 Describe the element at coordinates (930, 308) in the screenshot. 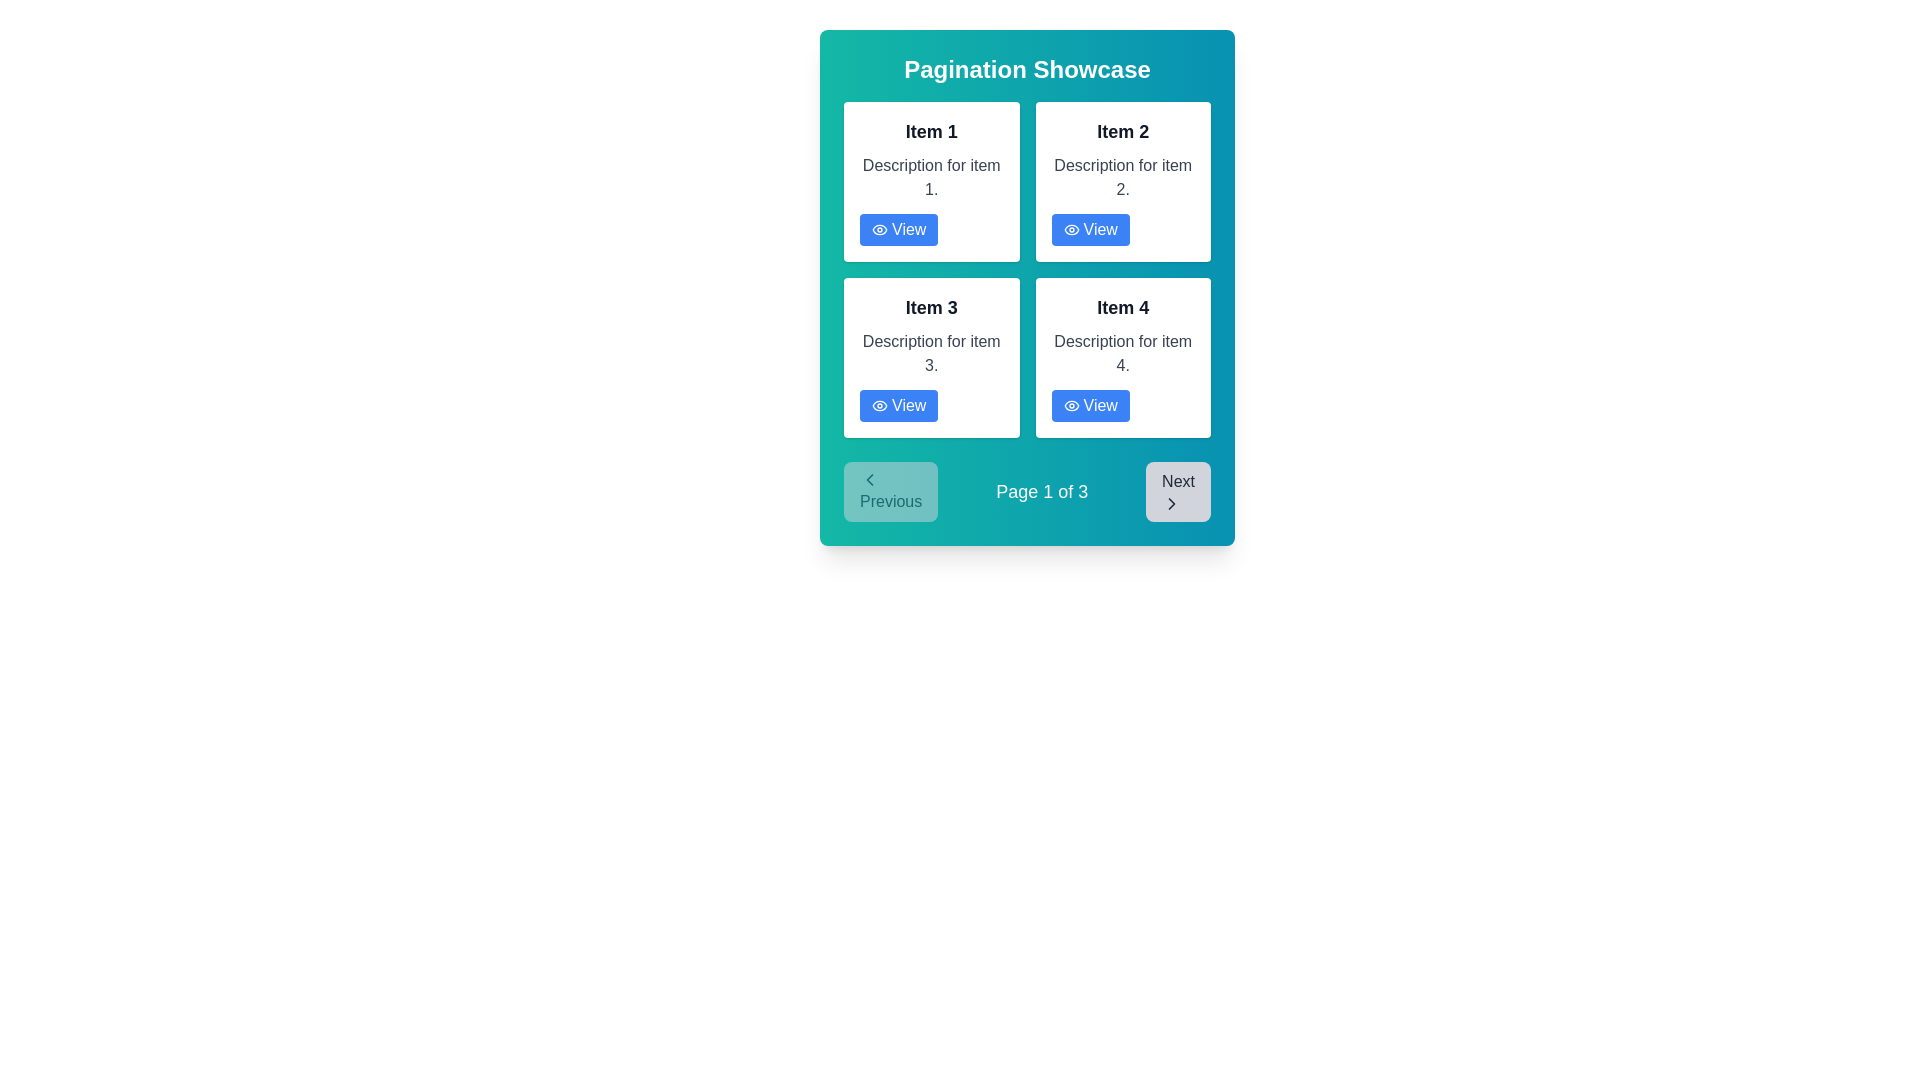

I see `the title or heading Text Label of the third card in the grid layout located in the lower-left quadrant` at that location.